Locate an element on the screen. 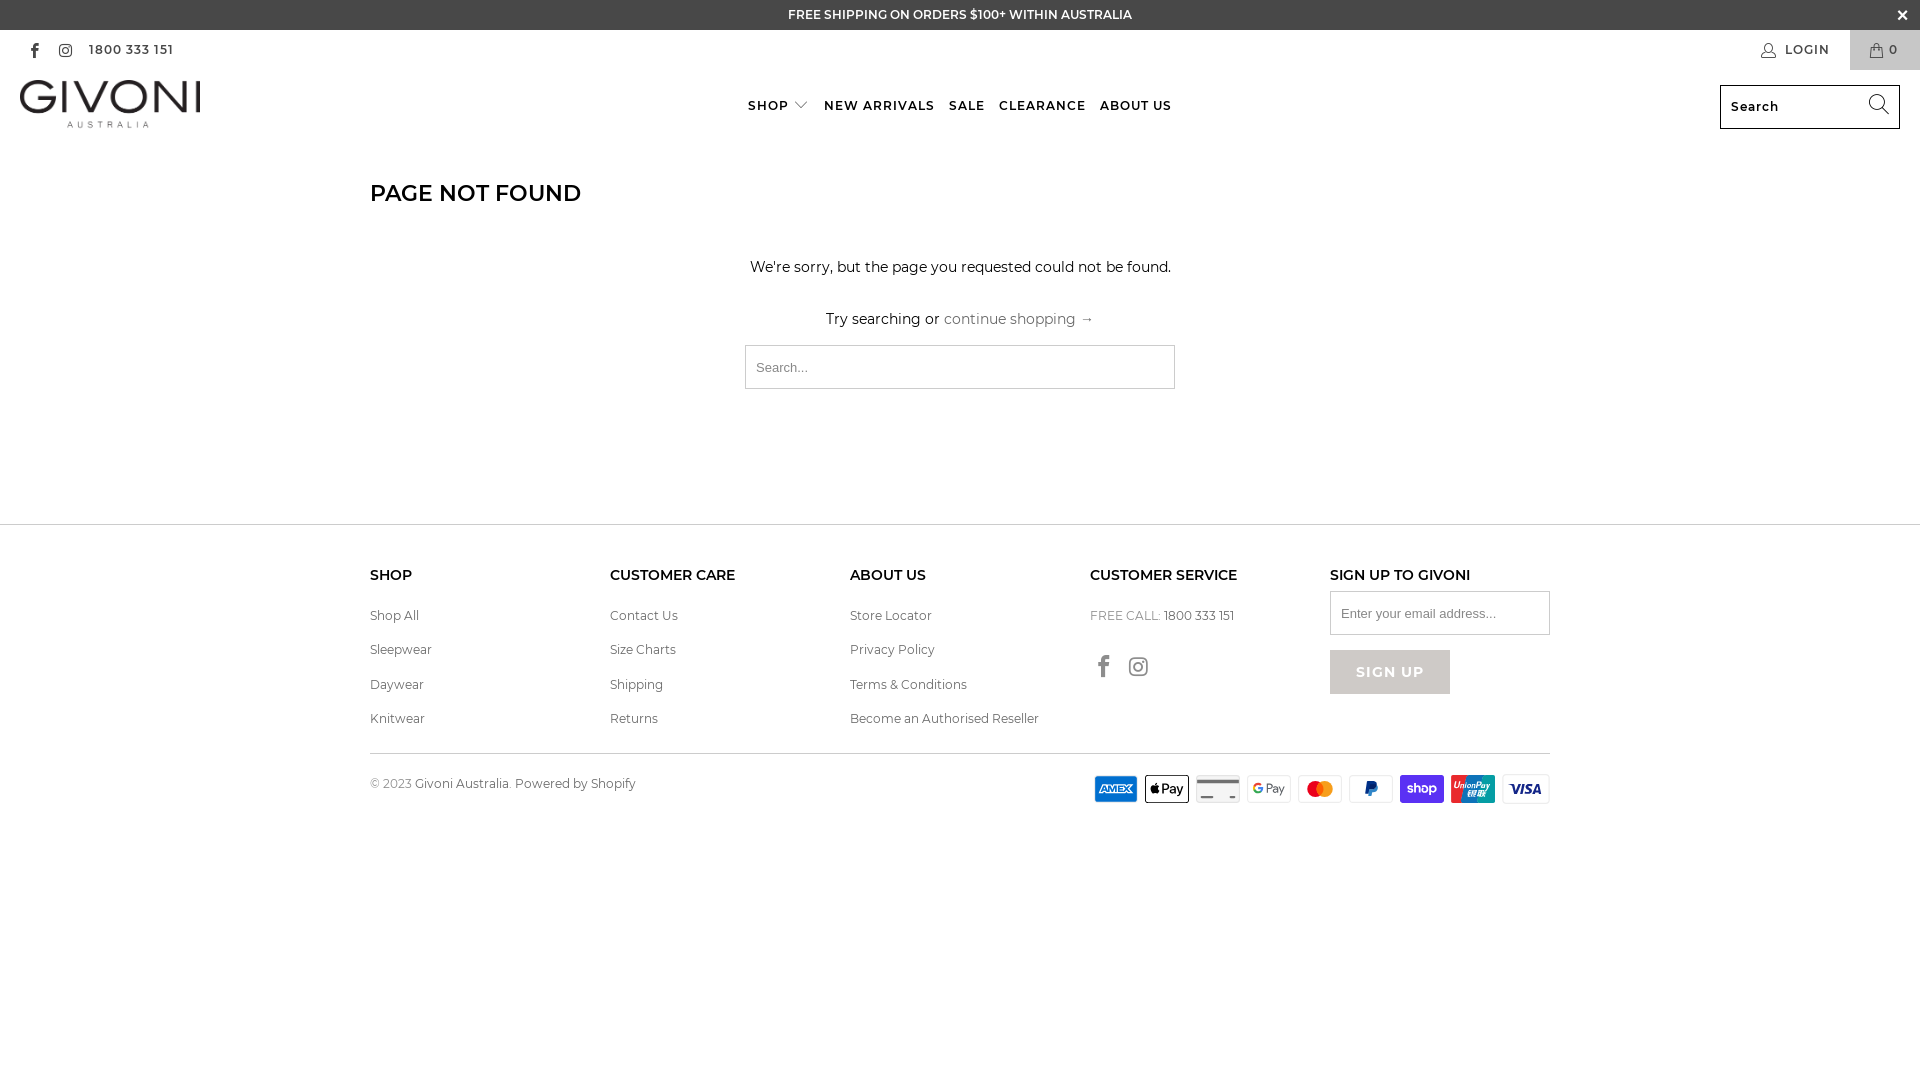 This screenshot has width=1920, height=1080. 'Size Charts' is located at coordinates (643, 649).